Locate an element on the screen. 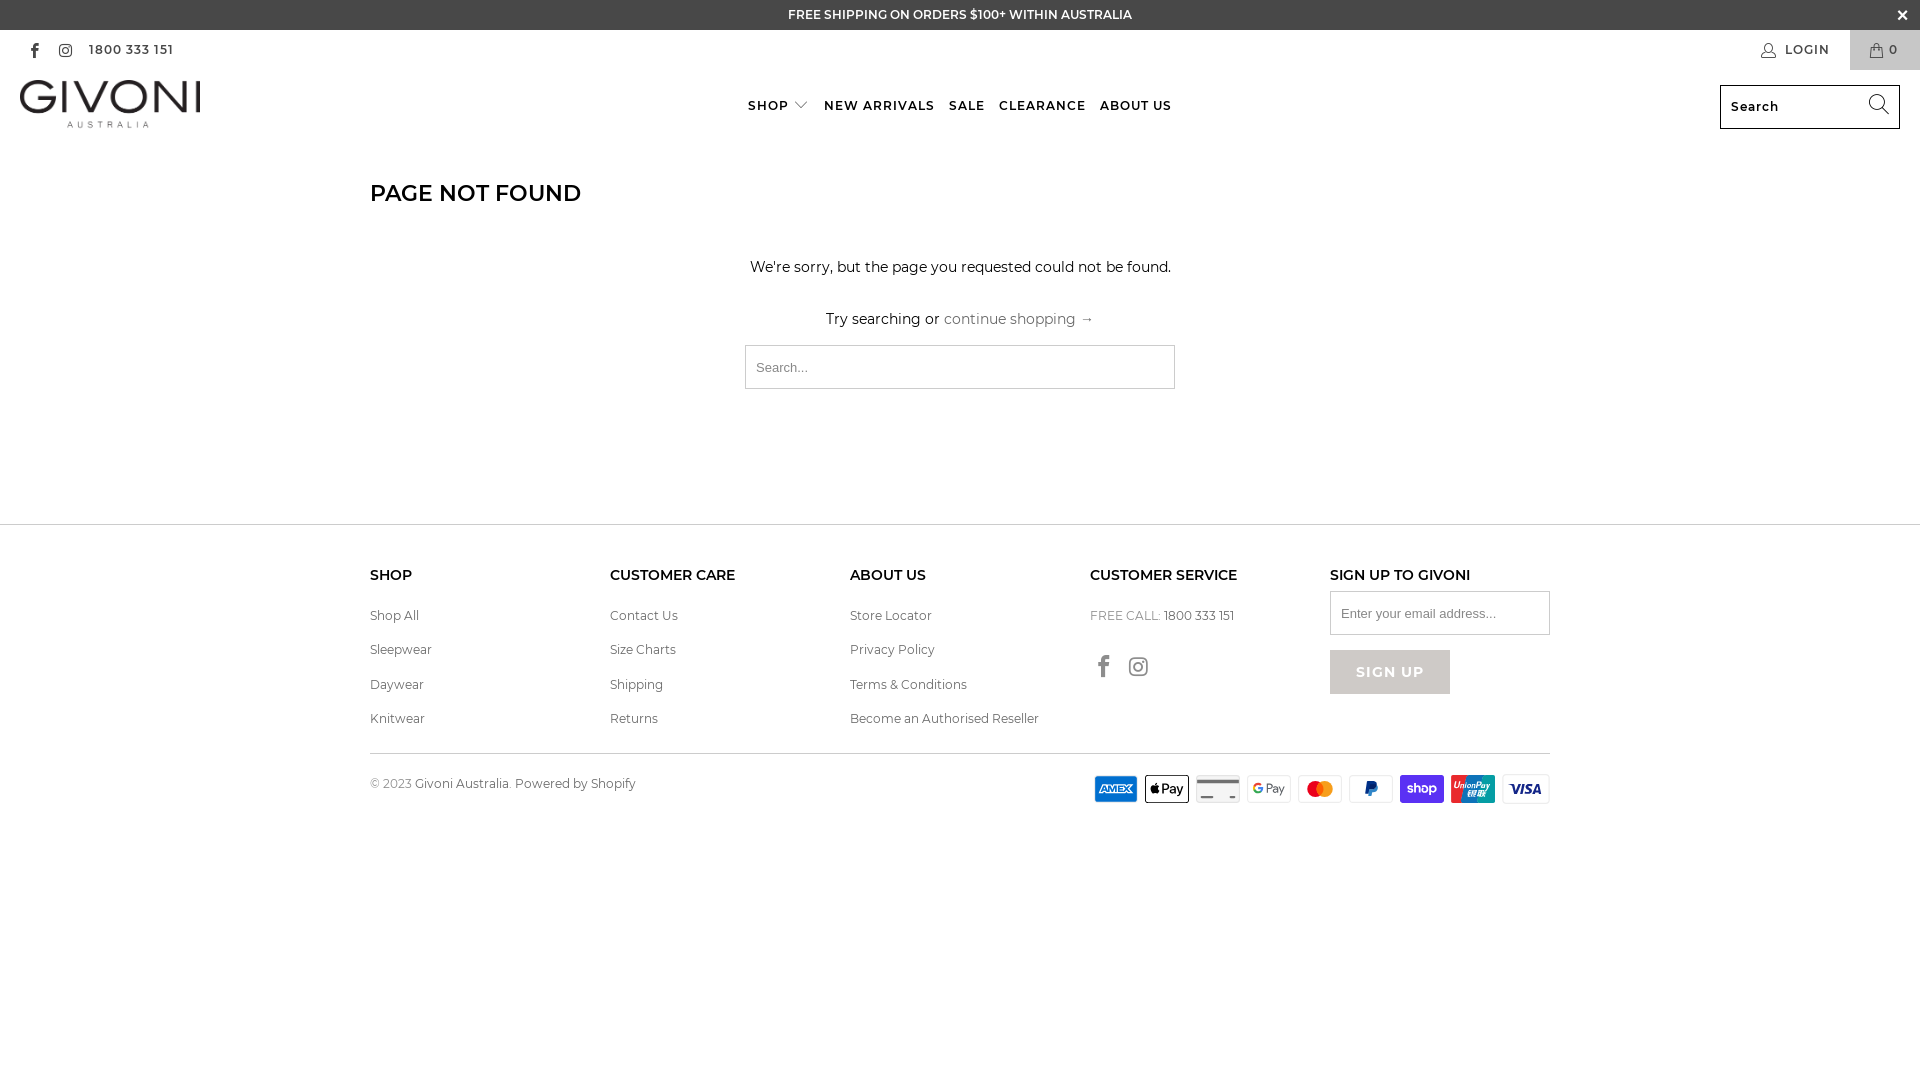 This screenshot has width=1920, height=1080. 'Size Charts' is located at coordinates (643, 649).